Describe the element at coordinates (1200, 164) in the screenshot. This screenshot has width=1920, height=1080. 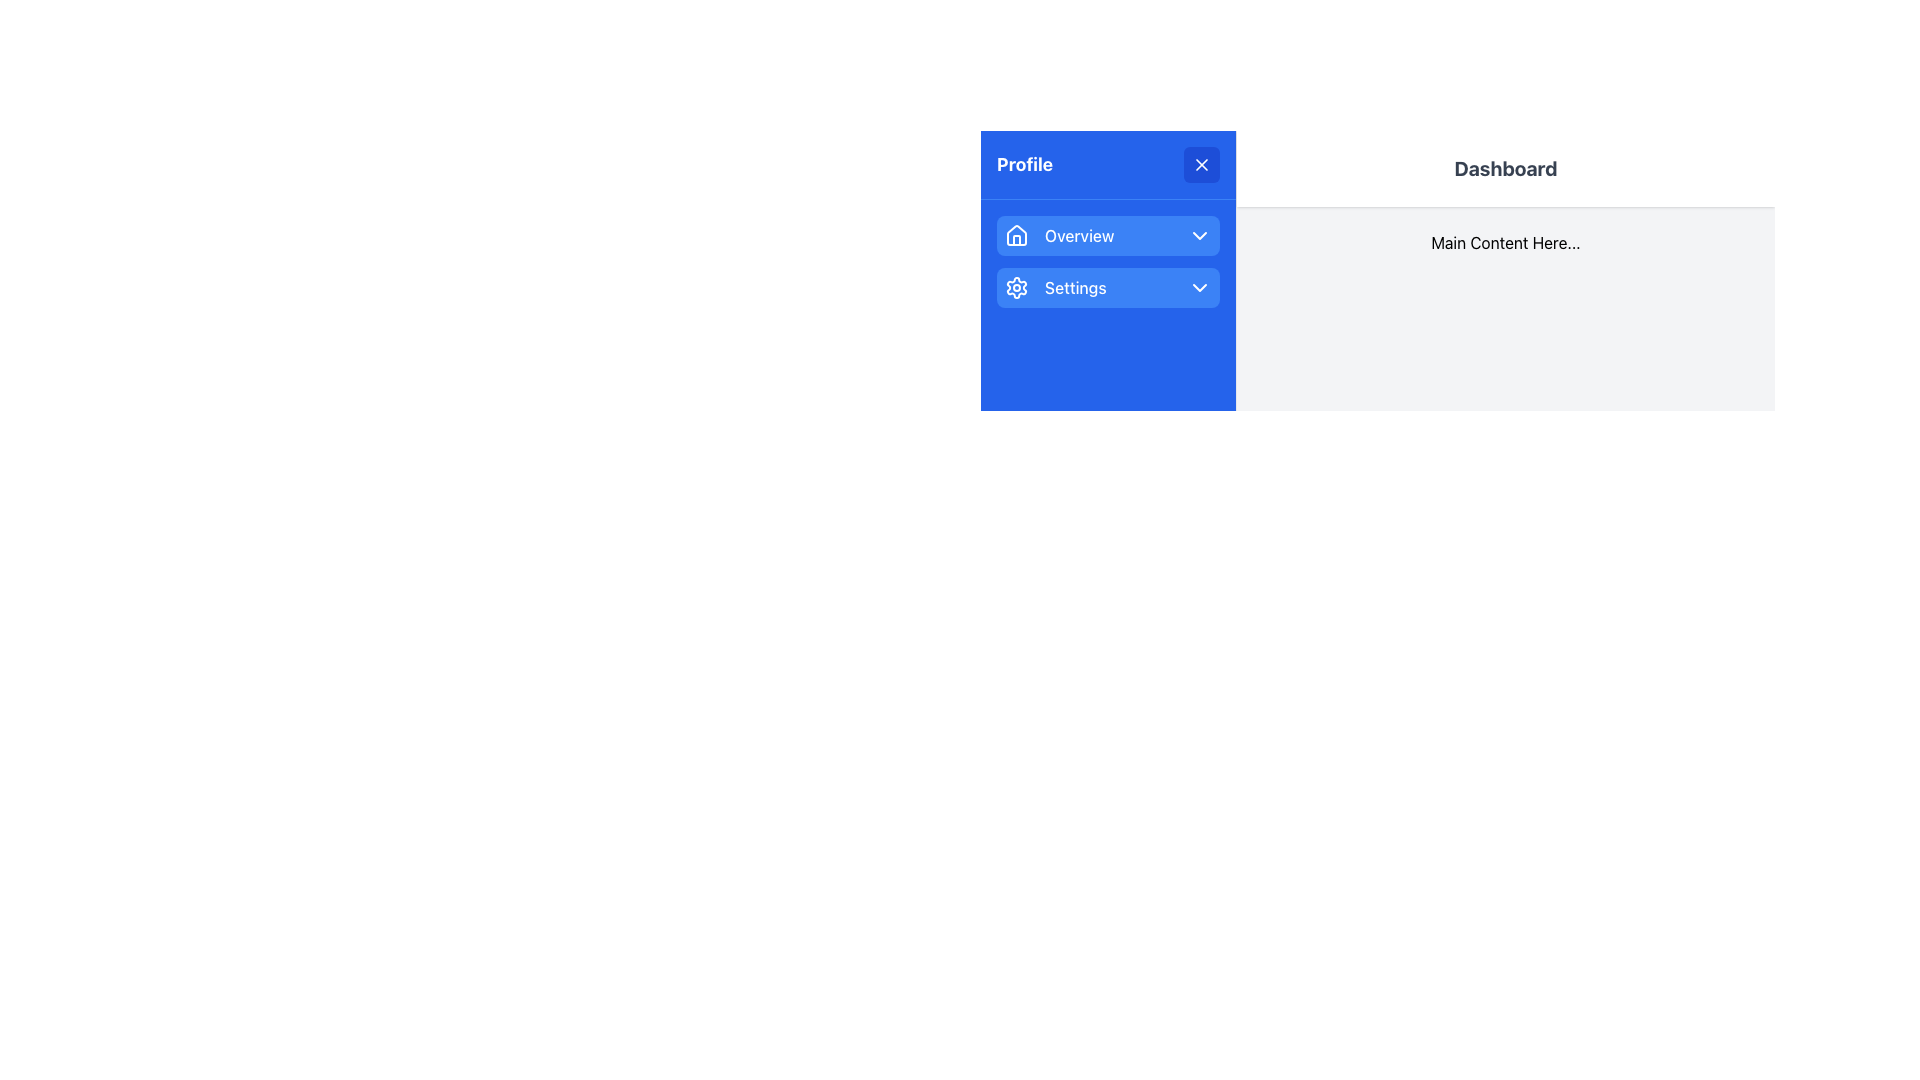
I see `the close button located at the top-right corner of the 'Profile' panel` at that location.